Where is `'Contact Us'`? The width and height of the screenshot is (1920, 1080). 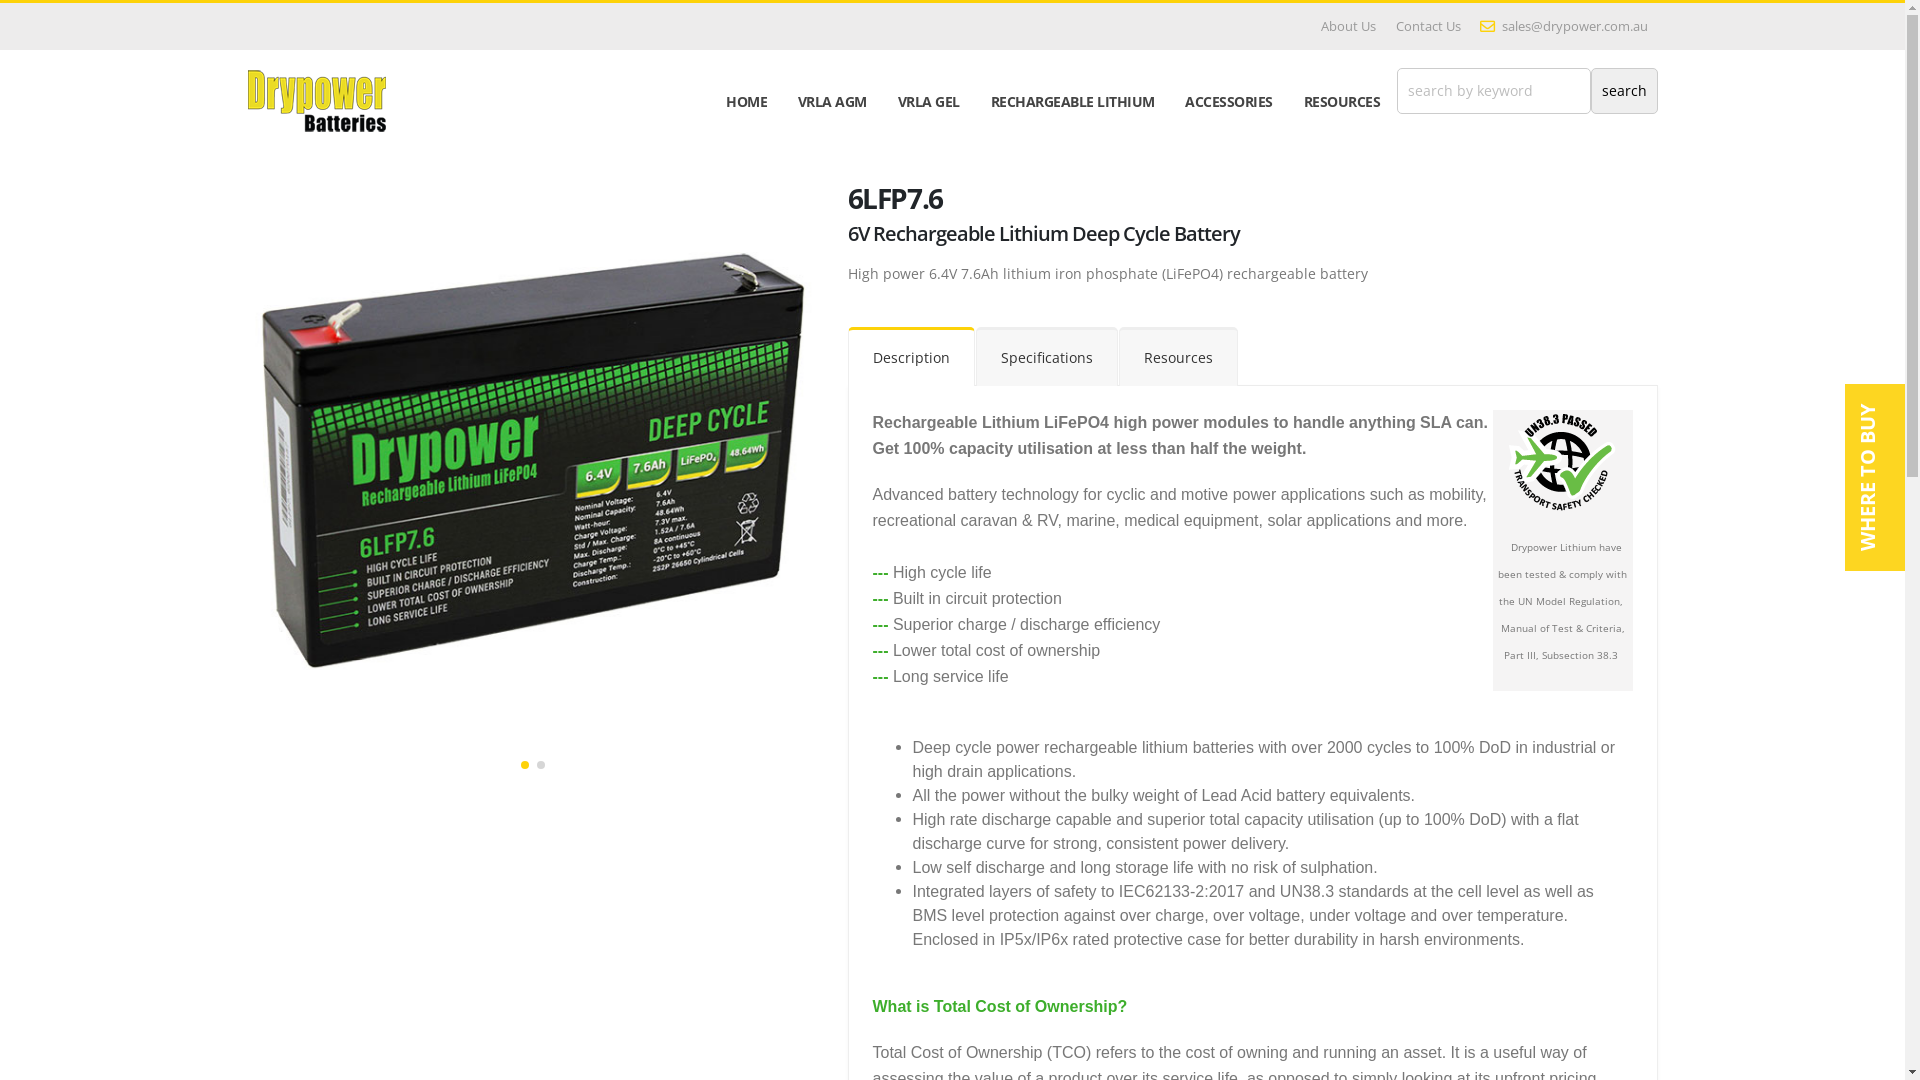 'Contact Us' is located at coordinates (1385, 26).